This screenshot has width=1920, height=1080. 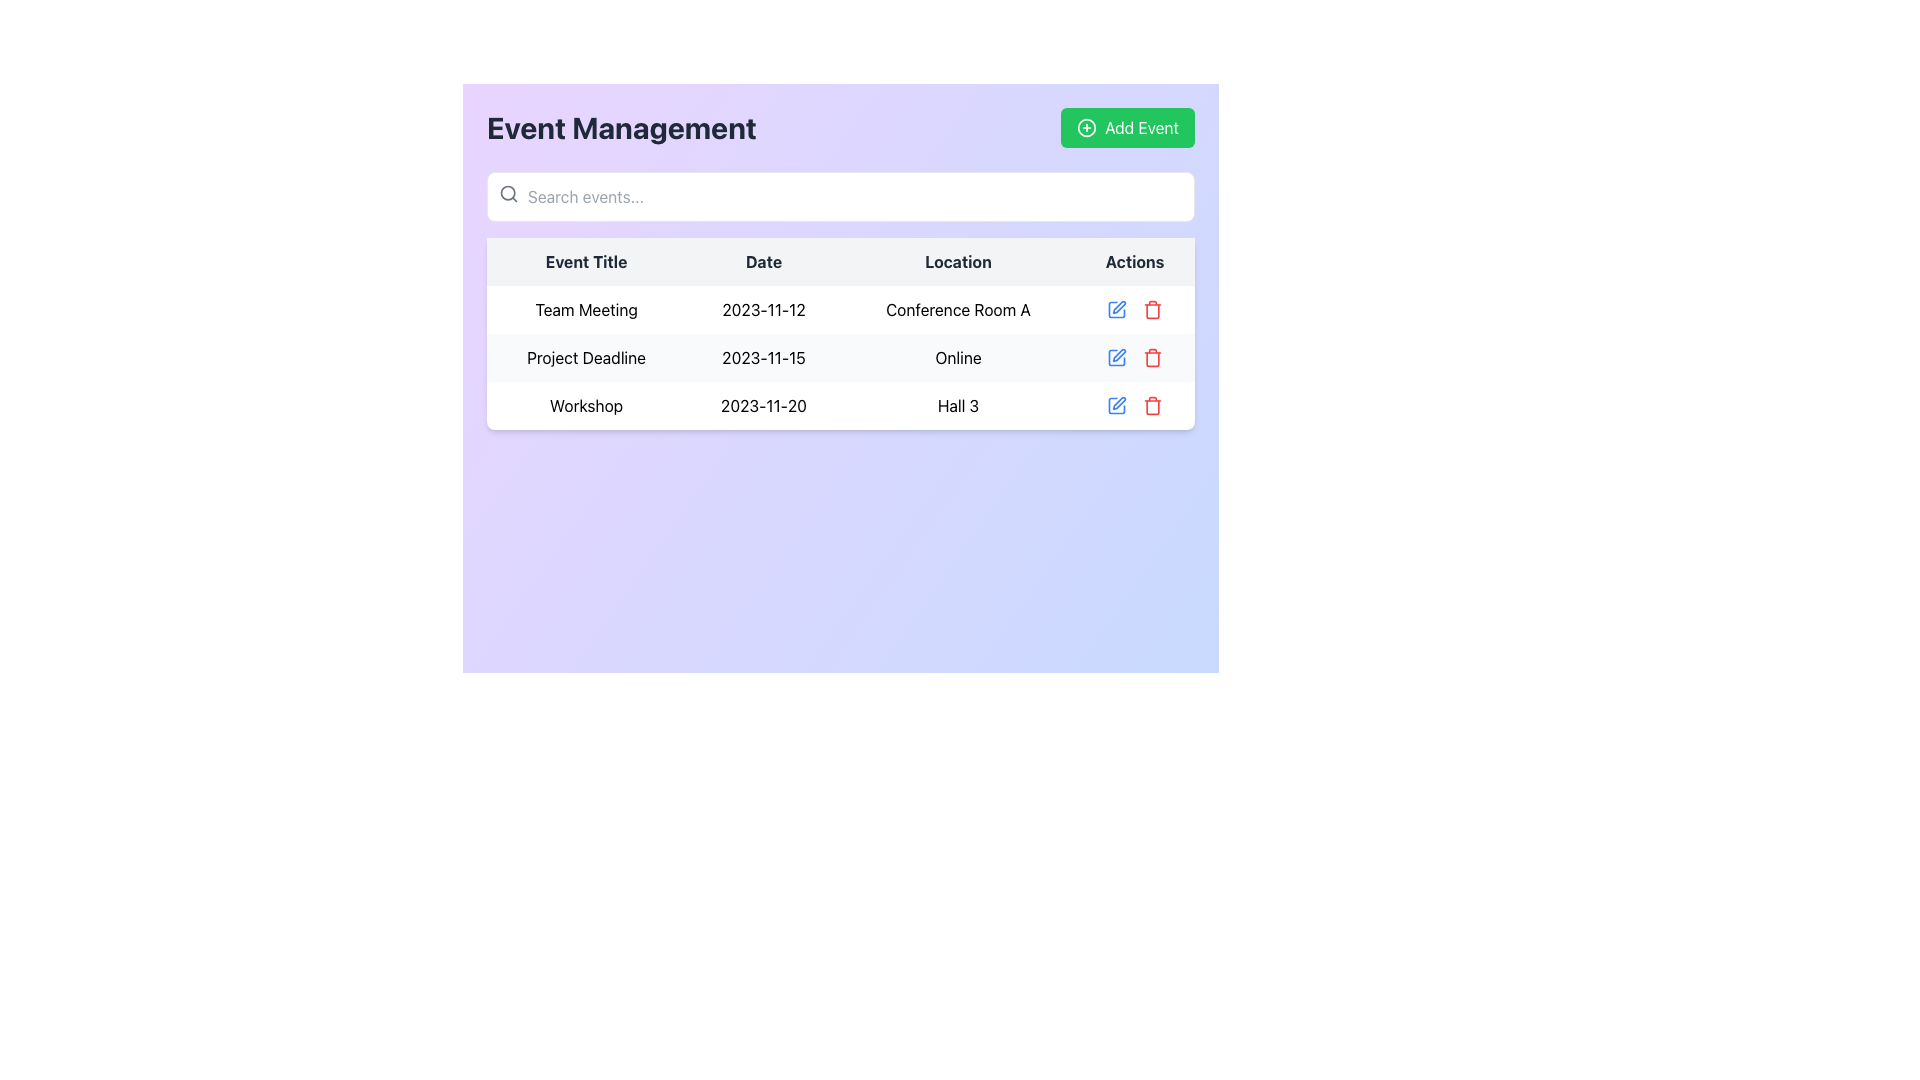 I want to click on the 'Add New Event' button located in the top-right corner of the 'Event Management' section for keyboard navigation, so click(x=1128, y=127).